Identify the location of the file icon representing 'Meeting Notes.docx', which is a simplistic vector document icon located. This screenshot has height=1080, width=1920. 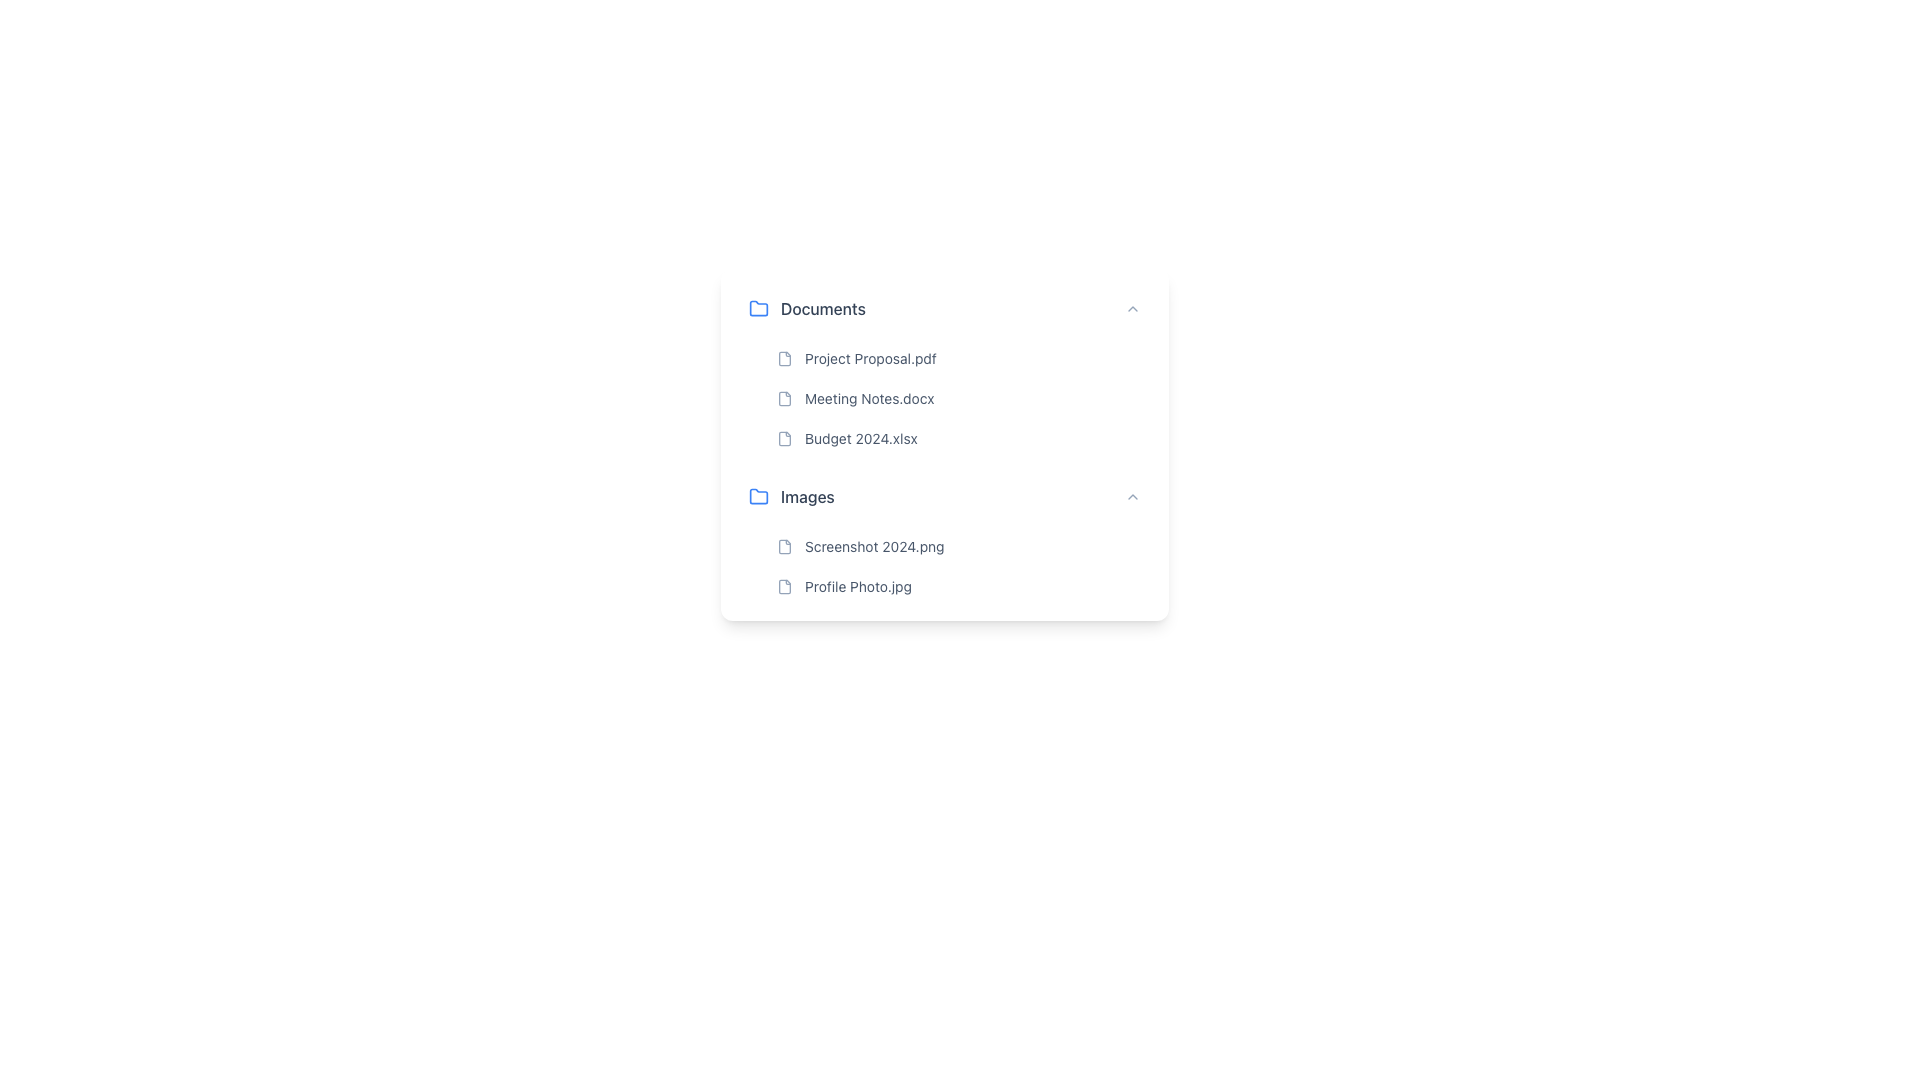
(784, 398).